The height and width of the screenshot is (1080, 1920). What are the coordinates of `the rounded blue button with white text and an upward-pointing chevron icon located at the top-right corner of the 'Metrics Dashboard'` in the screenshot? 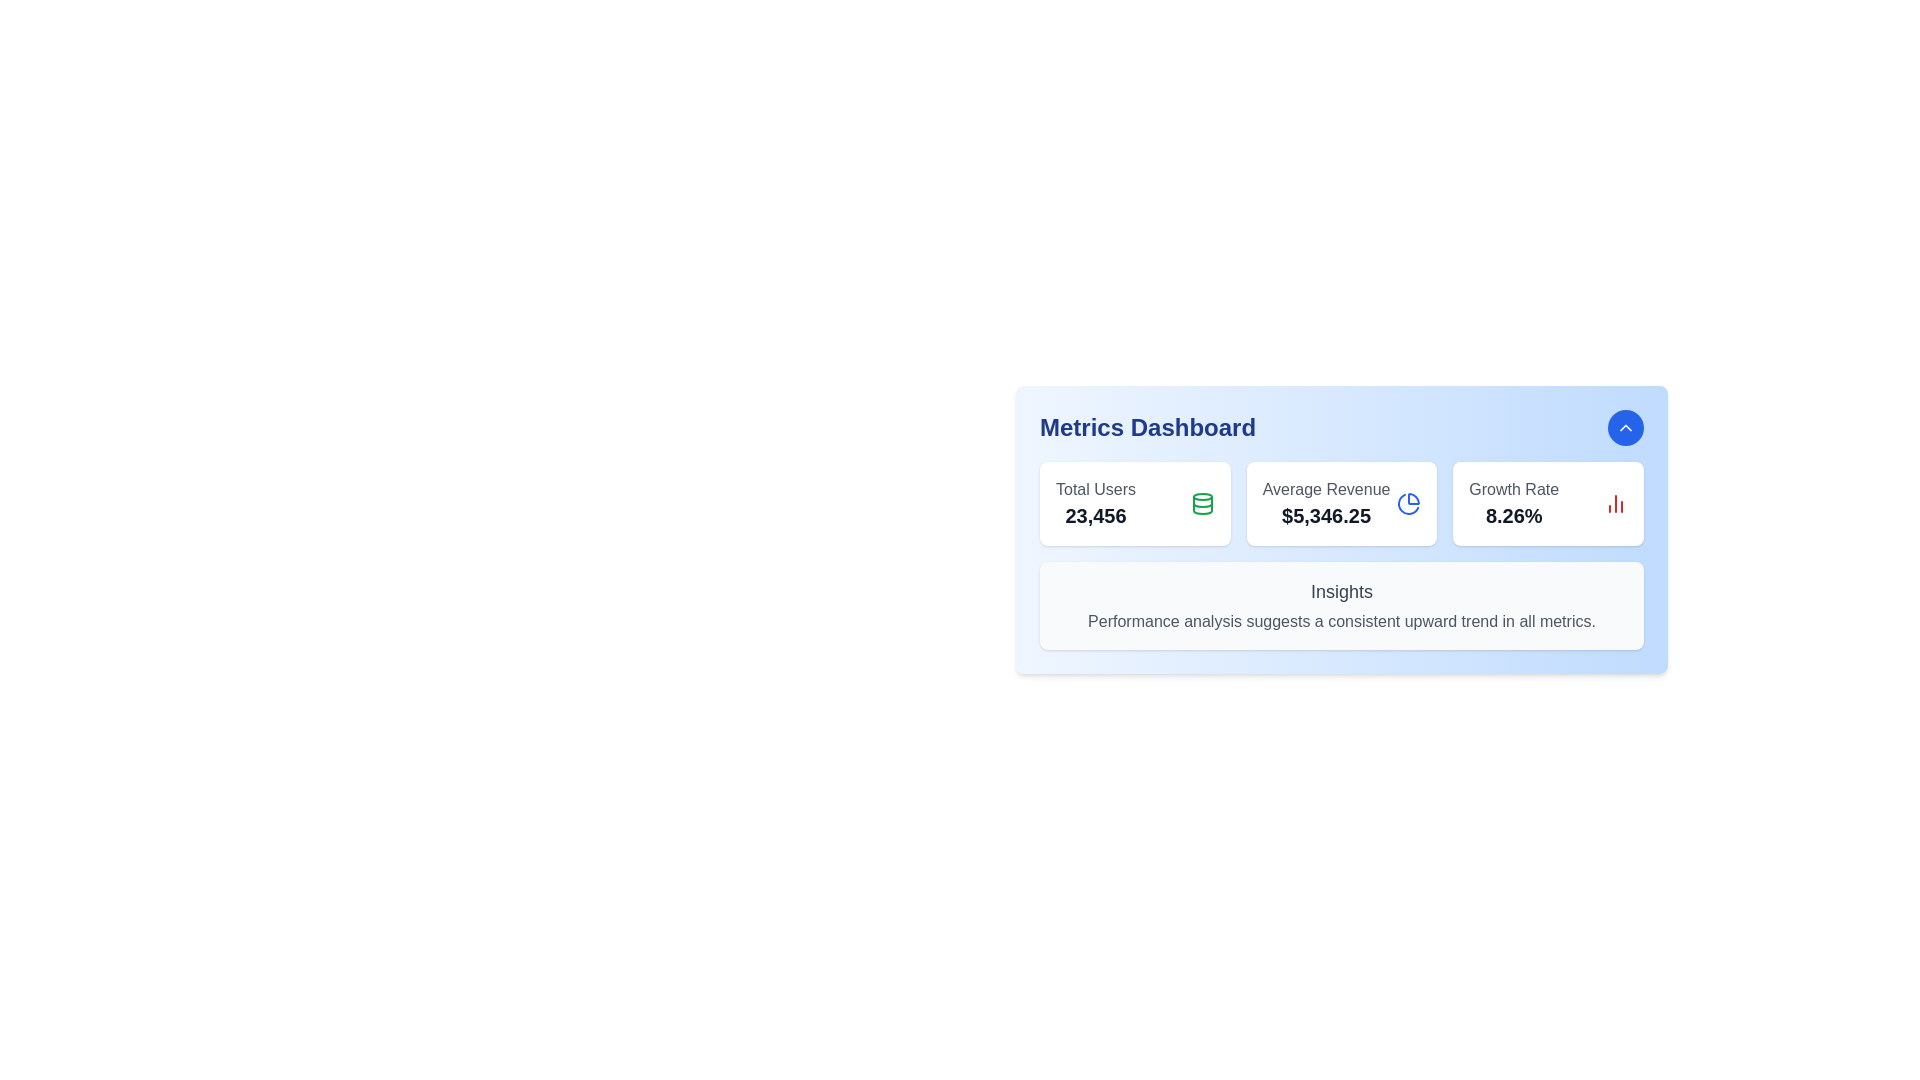 It's located at (1626, 427).